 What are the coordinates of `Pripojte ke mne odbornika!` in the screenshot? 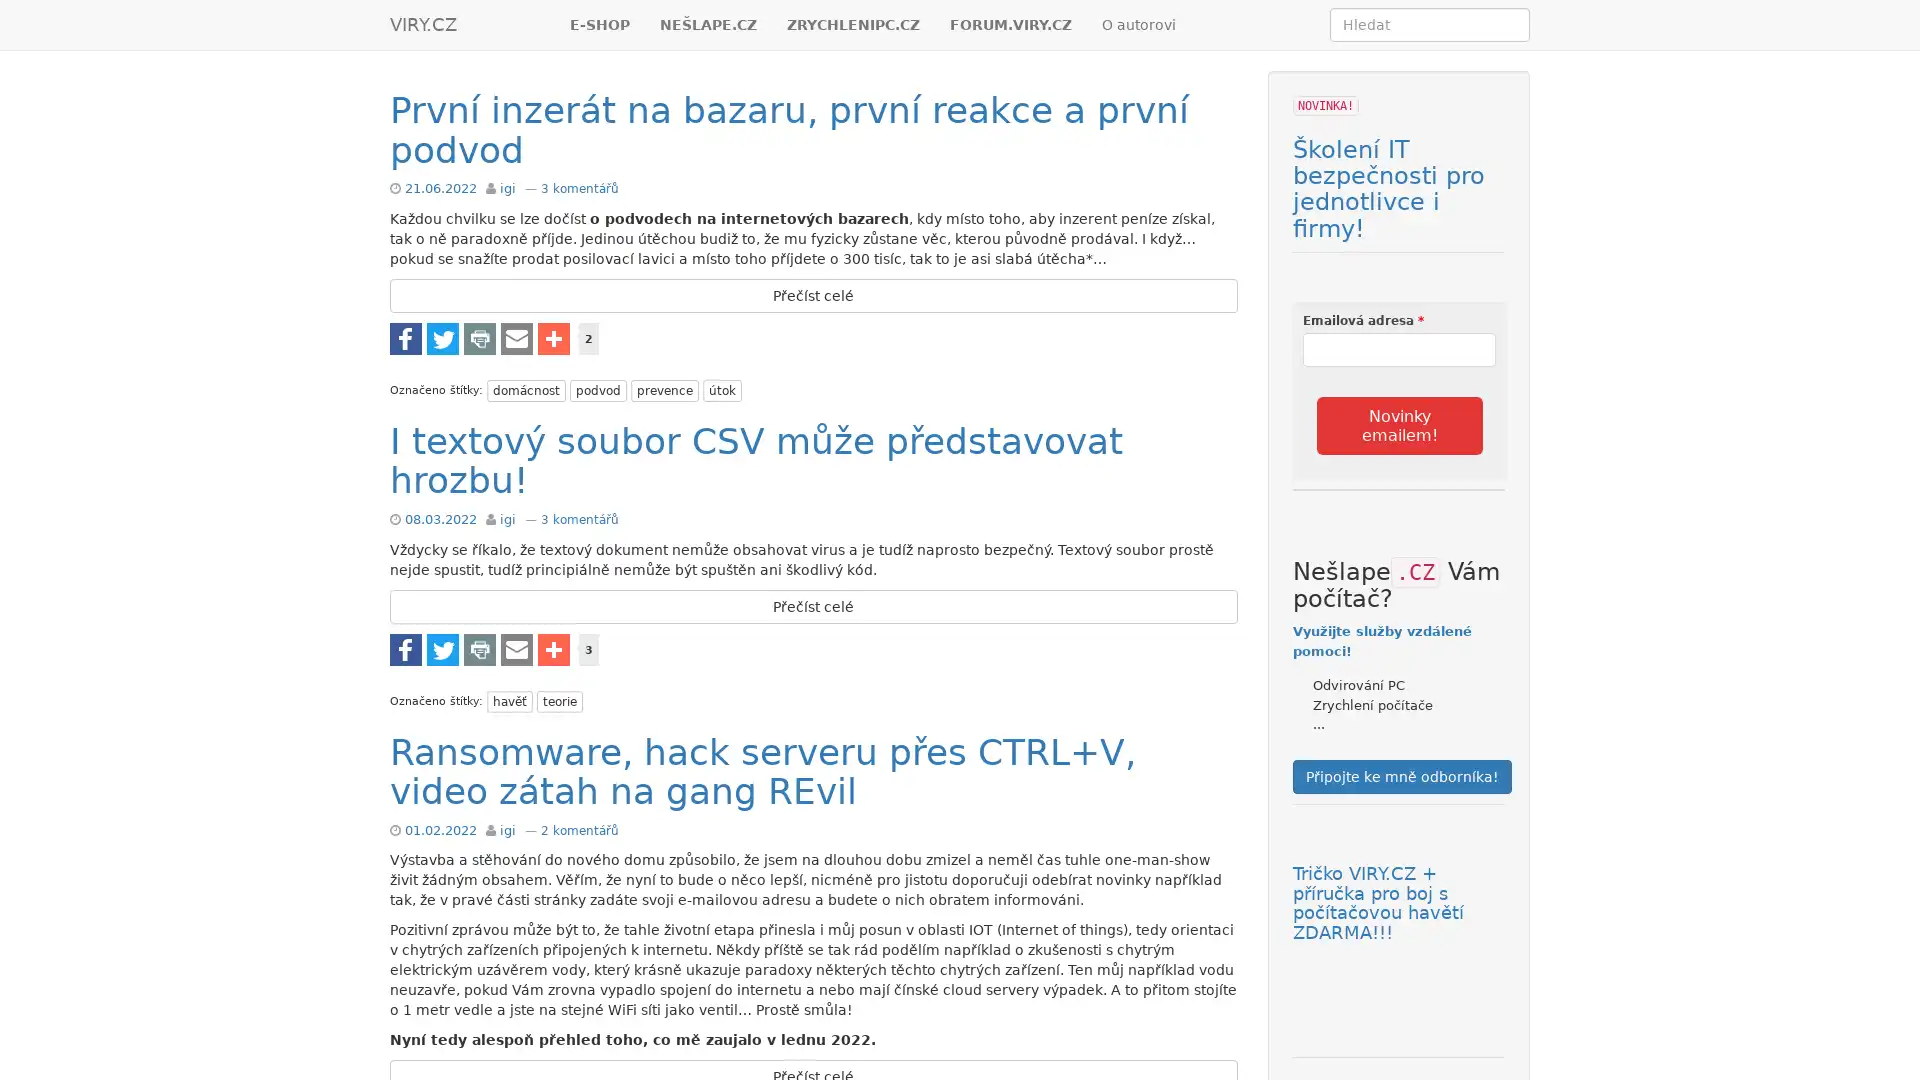 It's located at (1400, 774).